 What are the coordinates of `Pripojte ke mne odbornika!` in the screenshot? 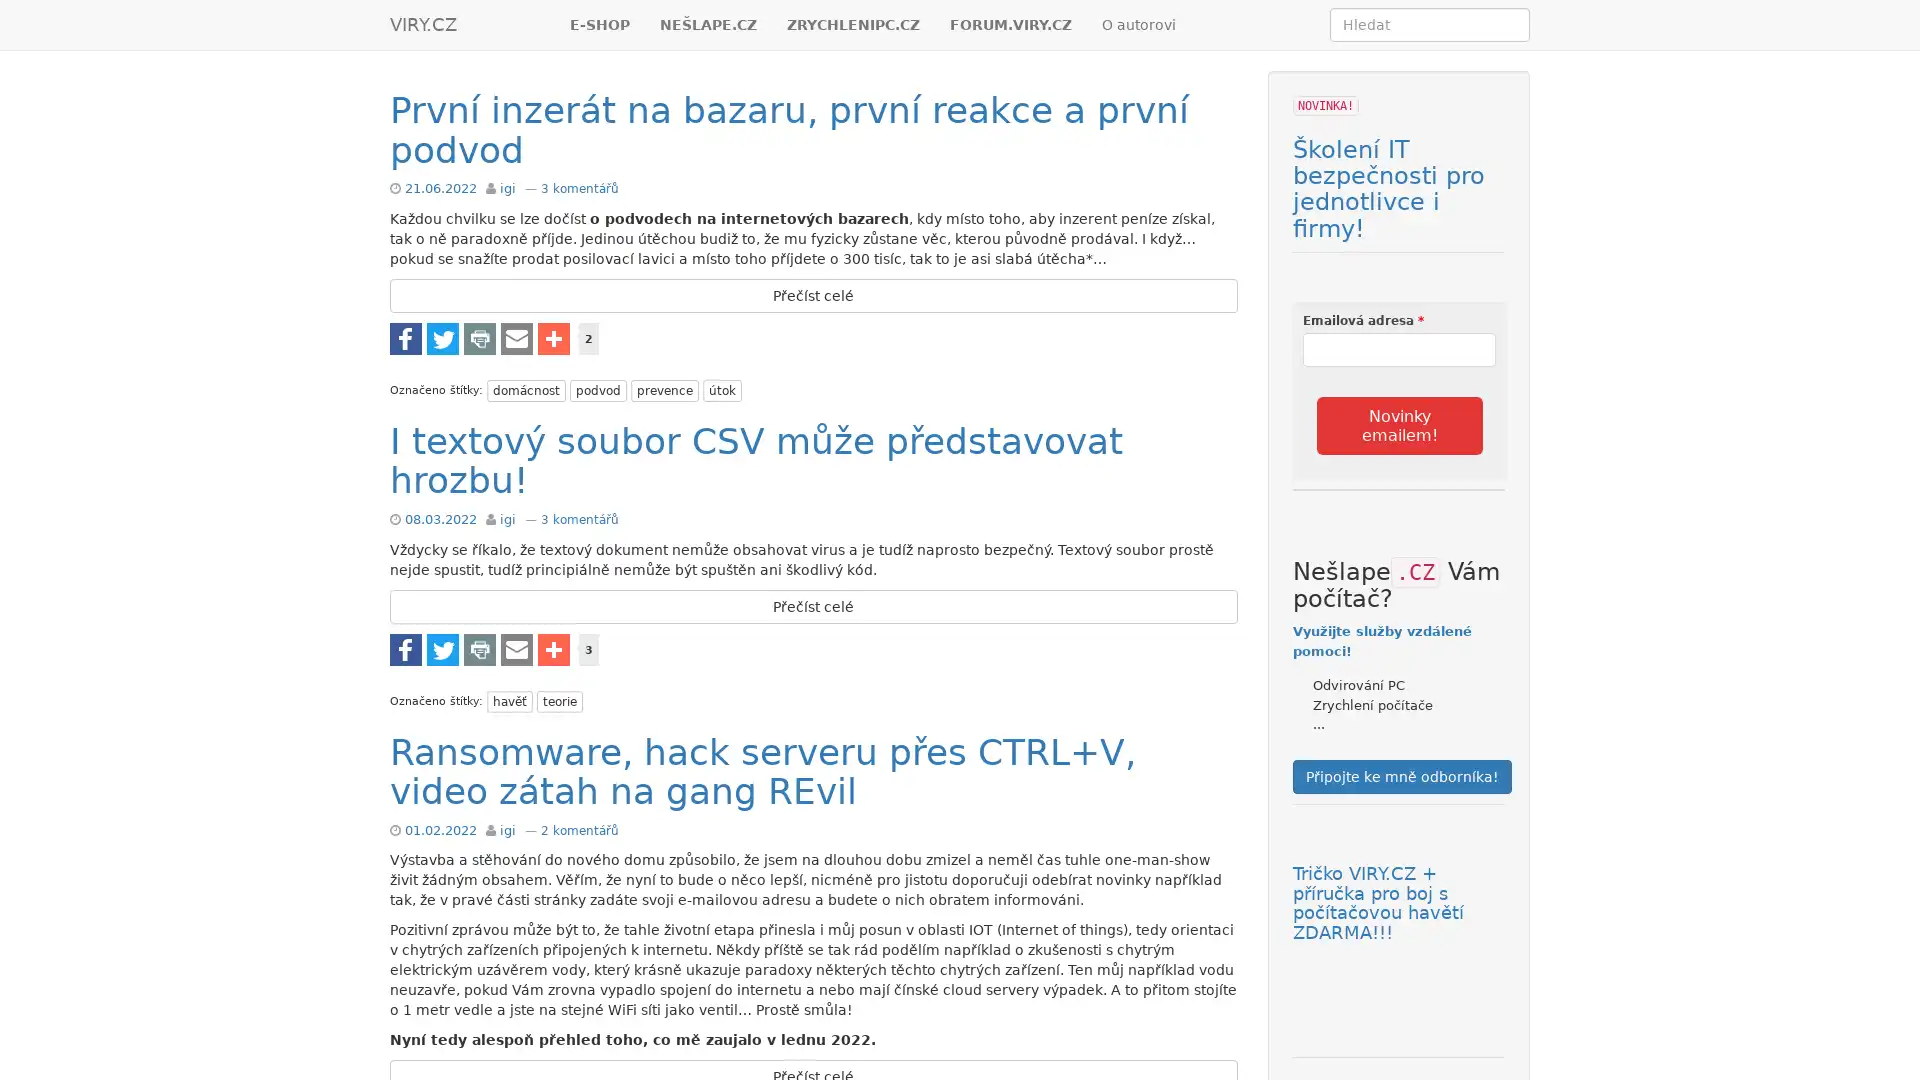 It's located at (1400, 774).